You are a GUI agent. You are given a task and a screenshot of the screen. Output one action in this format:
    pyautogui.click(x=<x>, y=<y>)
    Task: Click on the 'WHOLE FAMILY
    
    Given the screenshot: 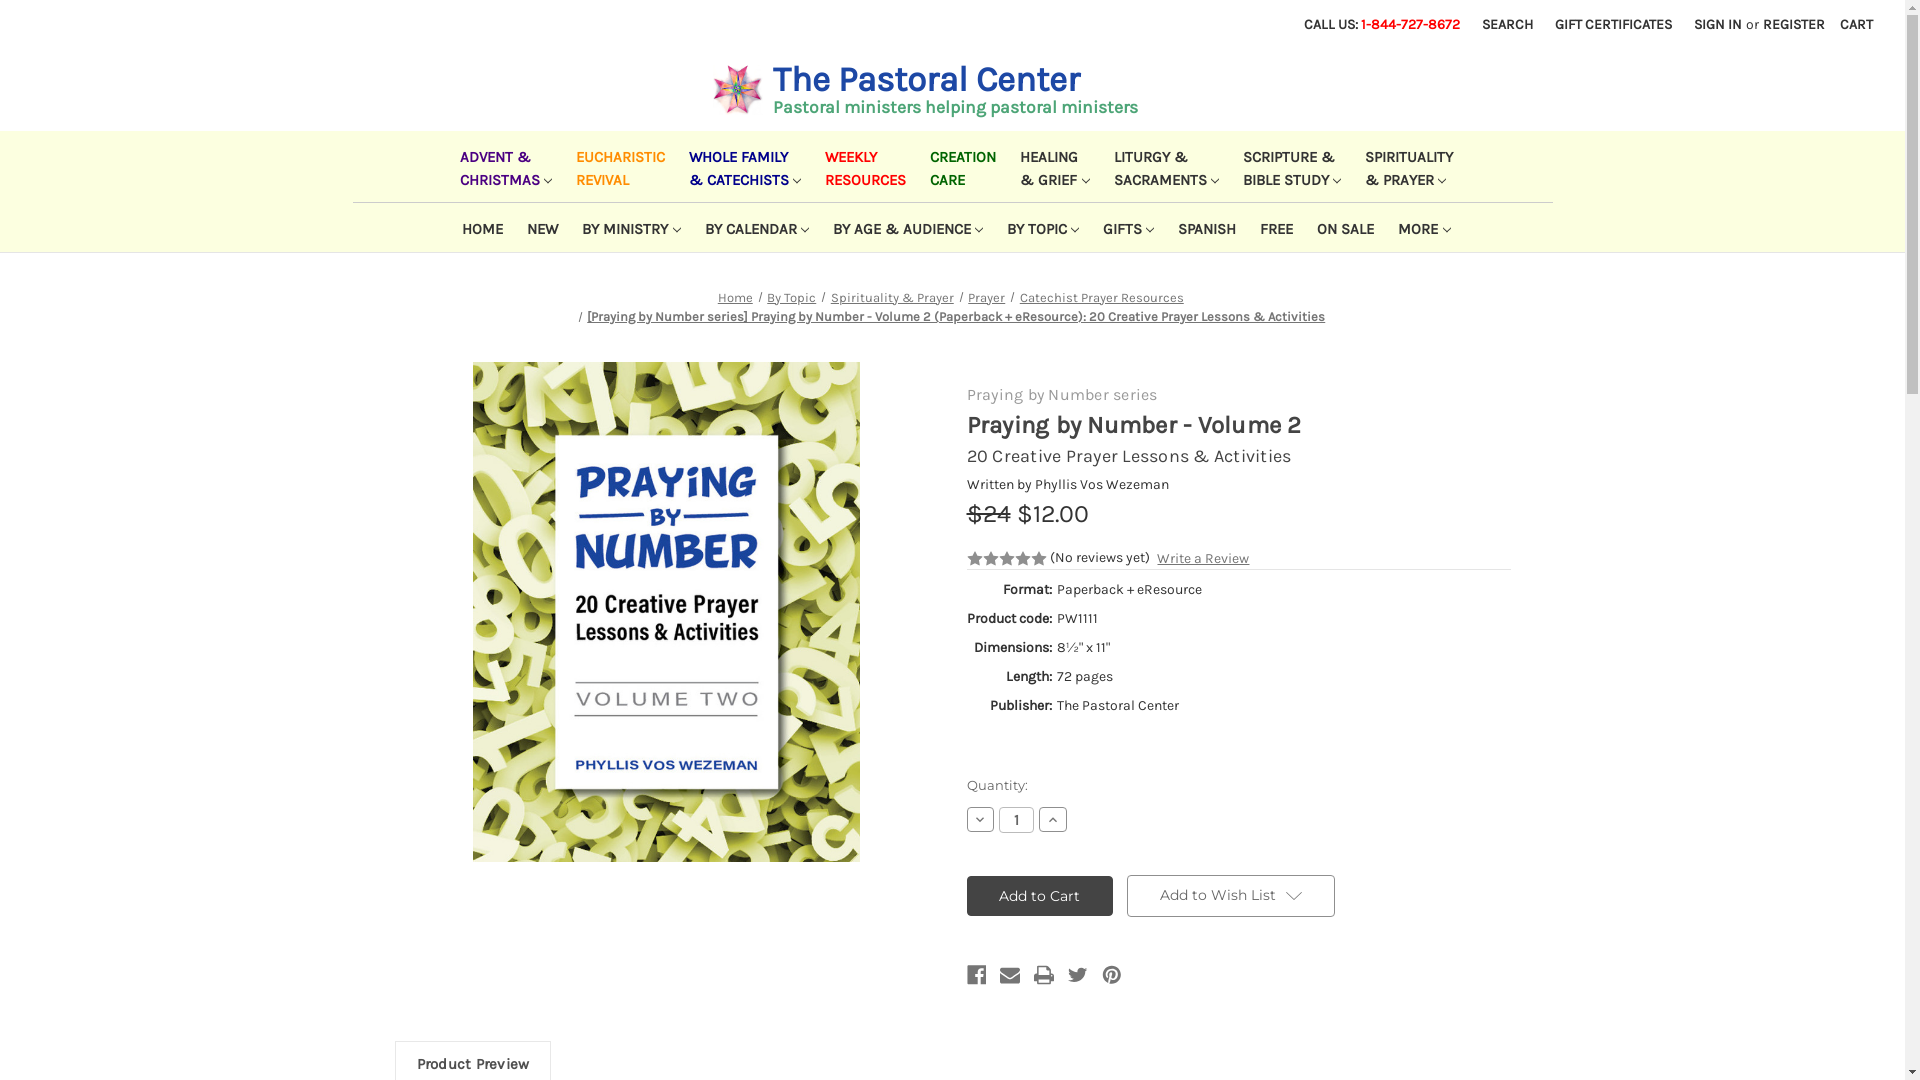 What is the action you would take?
    pyautogui.click(x=739, y=165)
    